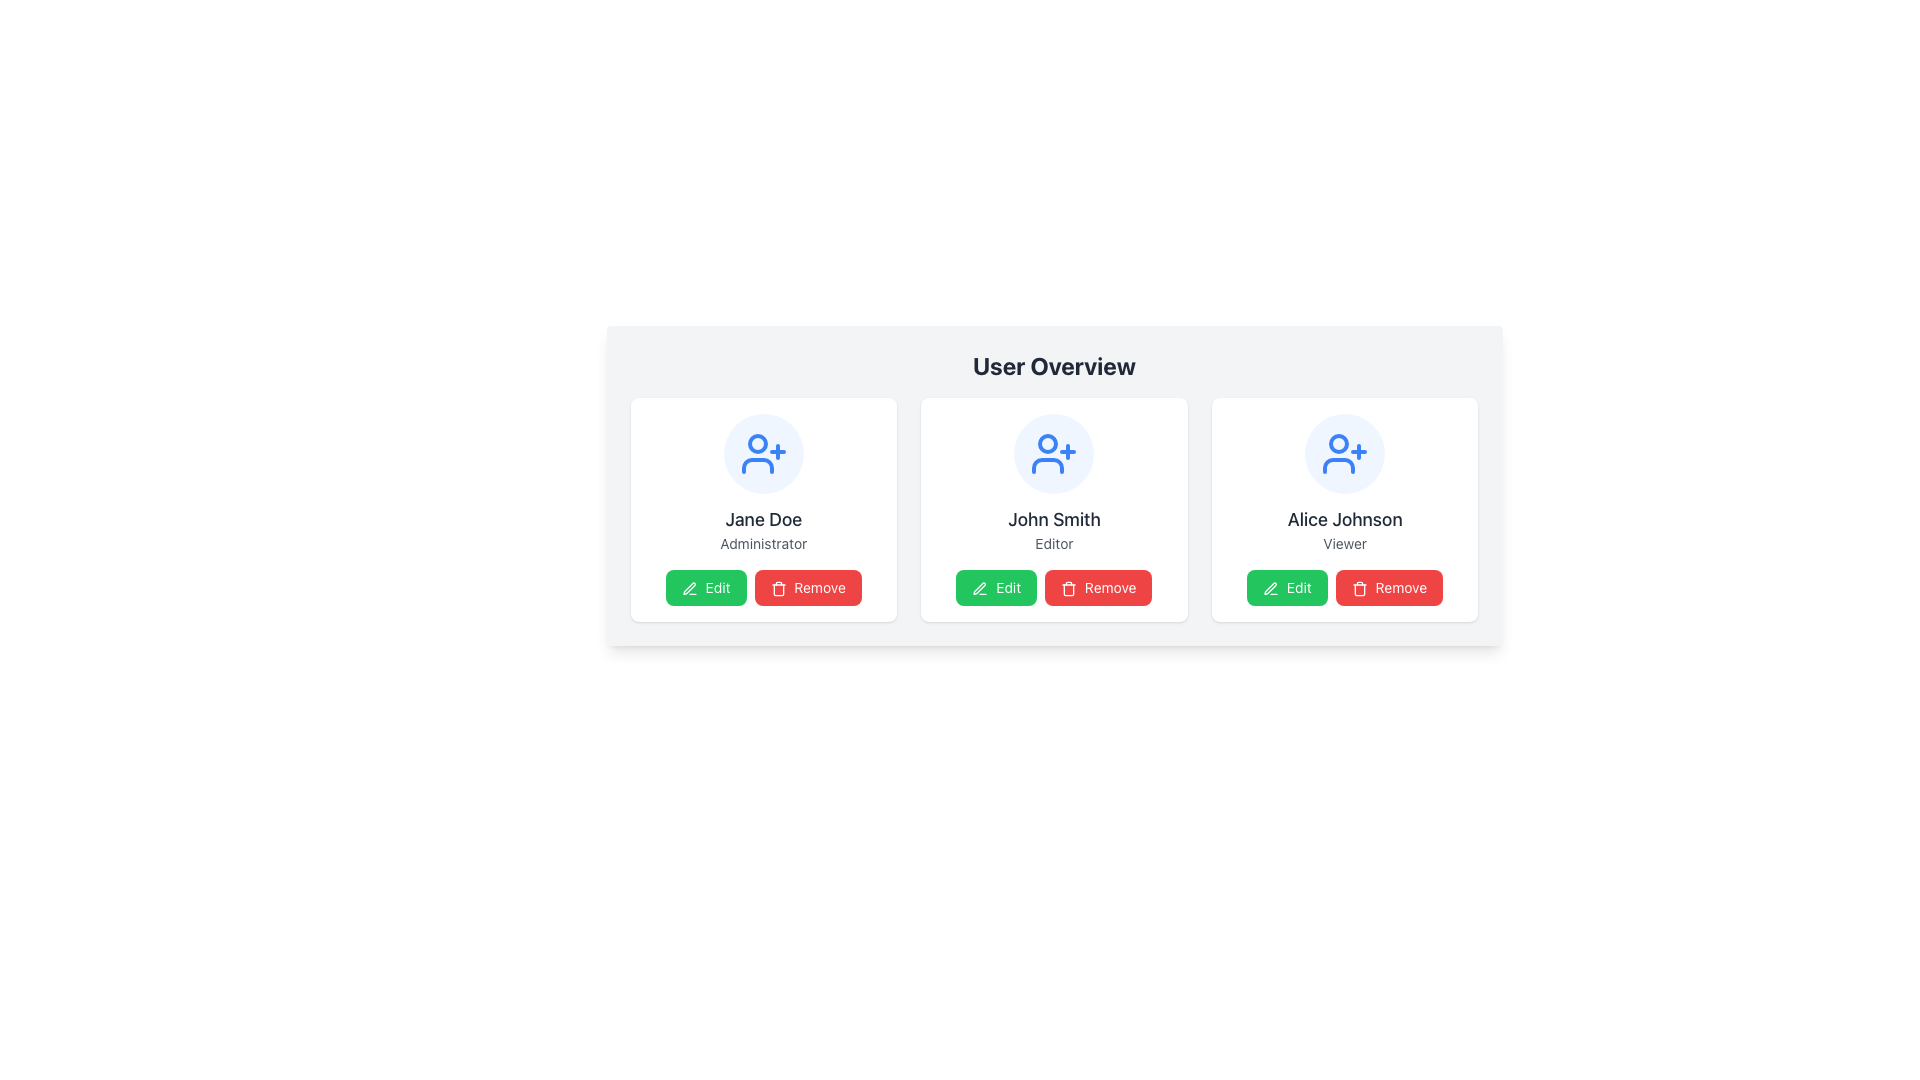 Image resolution: width=1920 pixels, height=1080 pixels. I want to click on the edit button associated with 'Jane Doe' to change its color, so click(706, 586).